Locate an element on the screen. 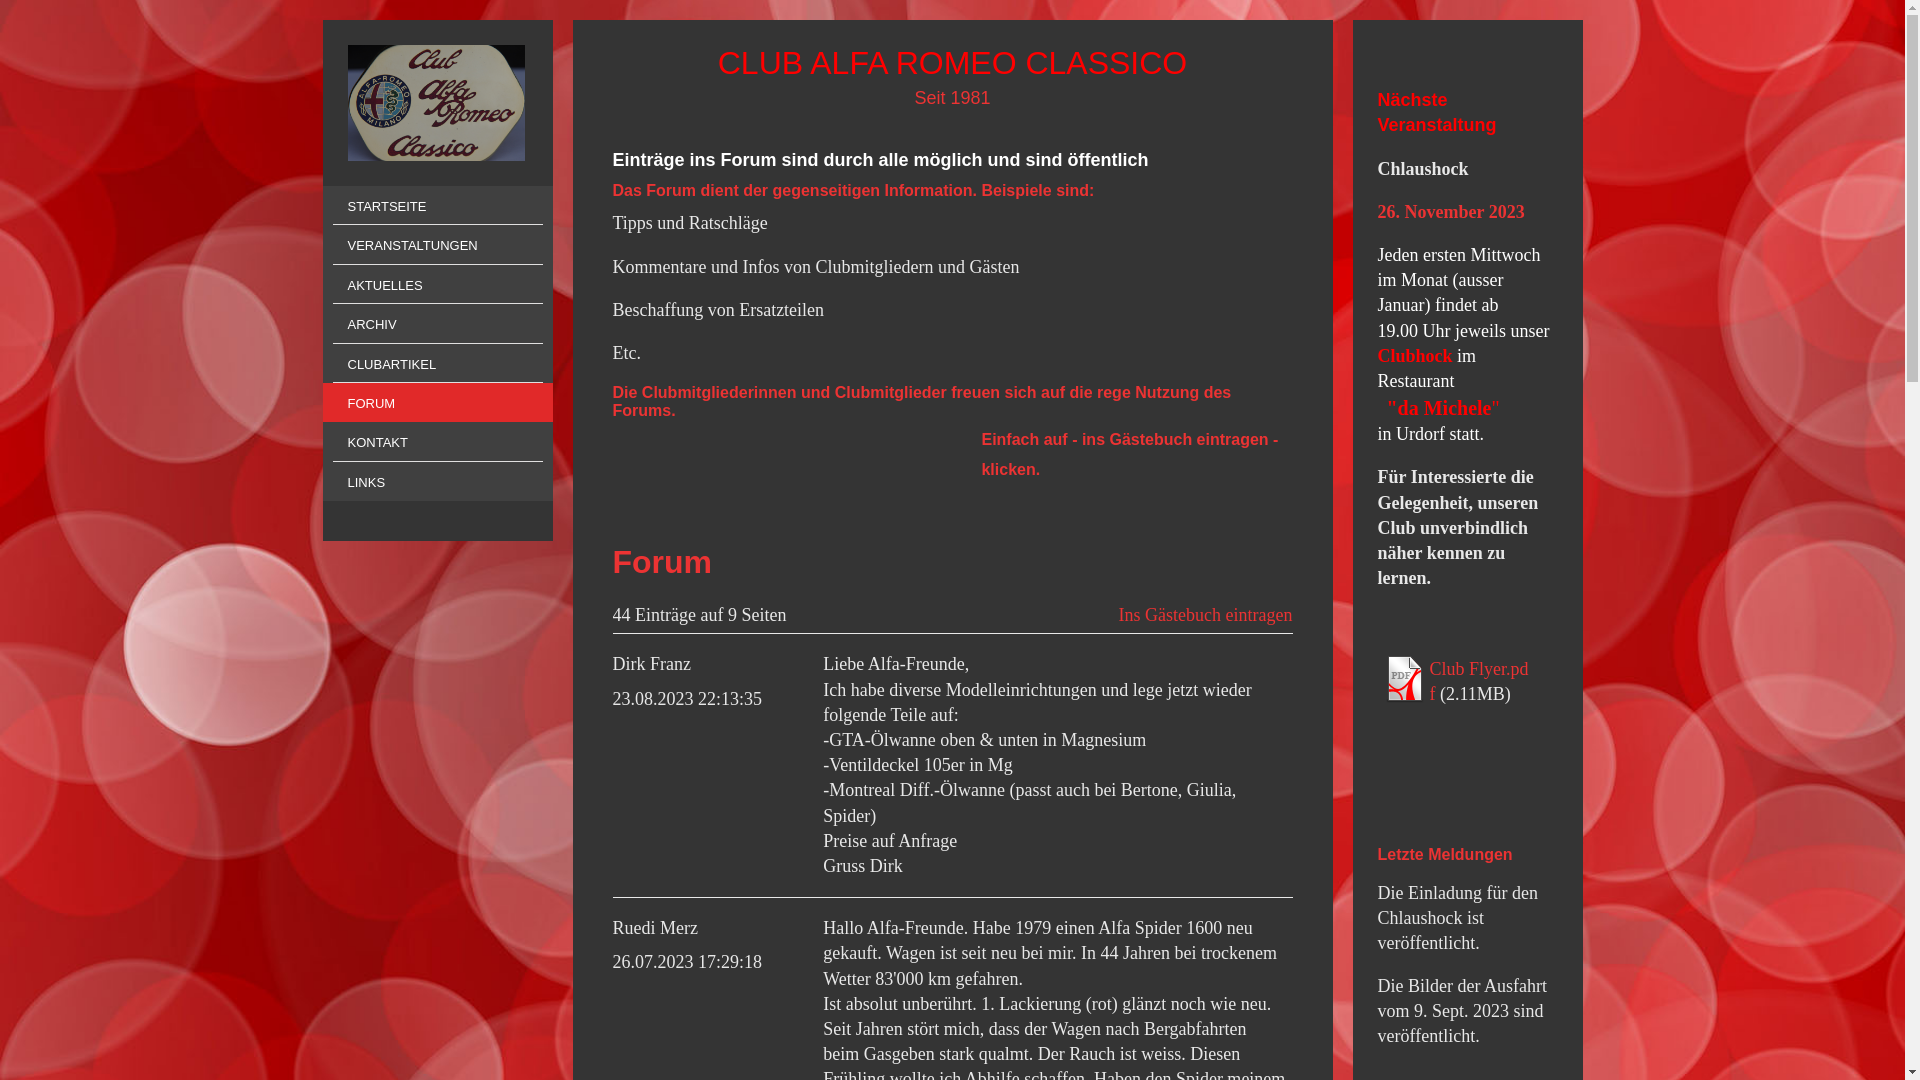 The image size is (1920, 1080). 'ARCHIV' is located at coordinates (435, 322).